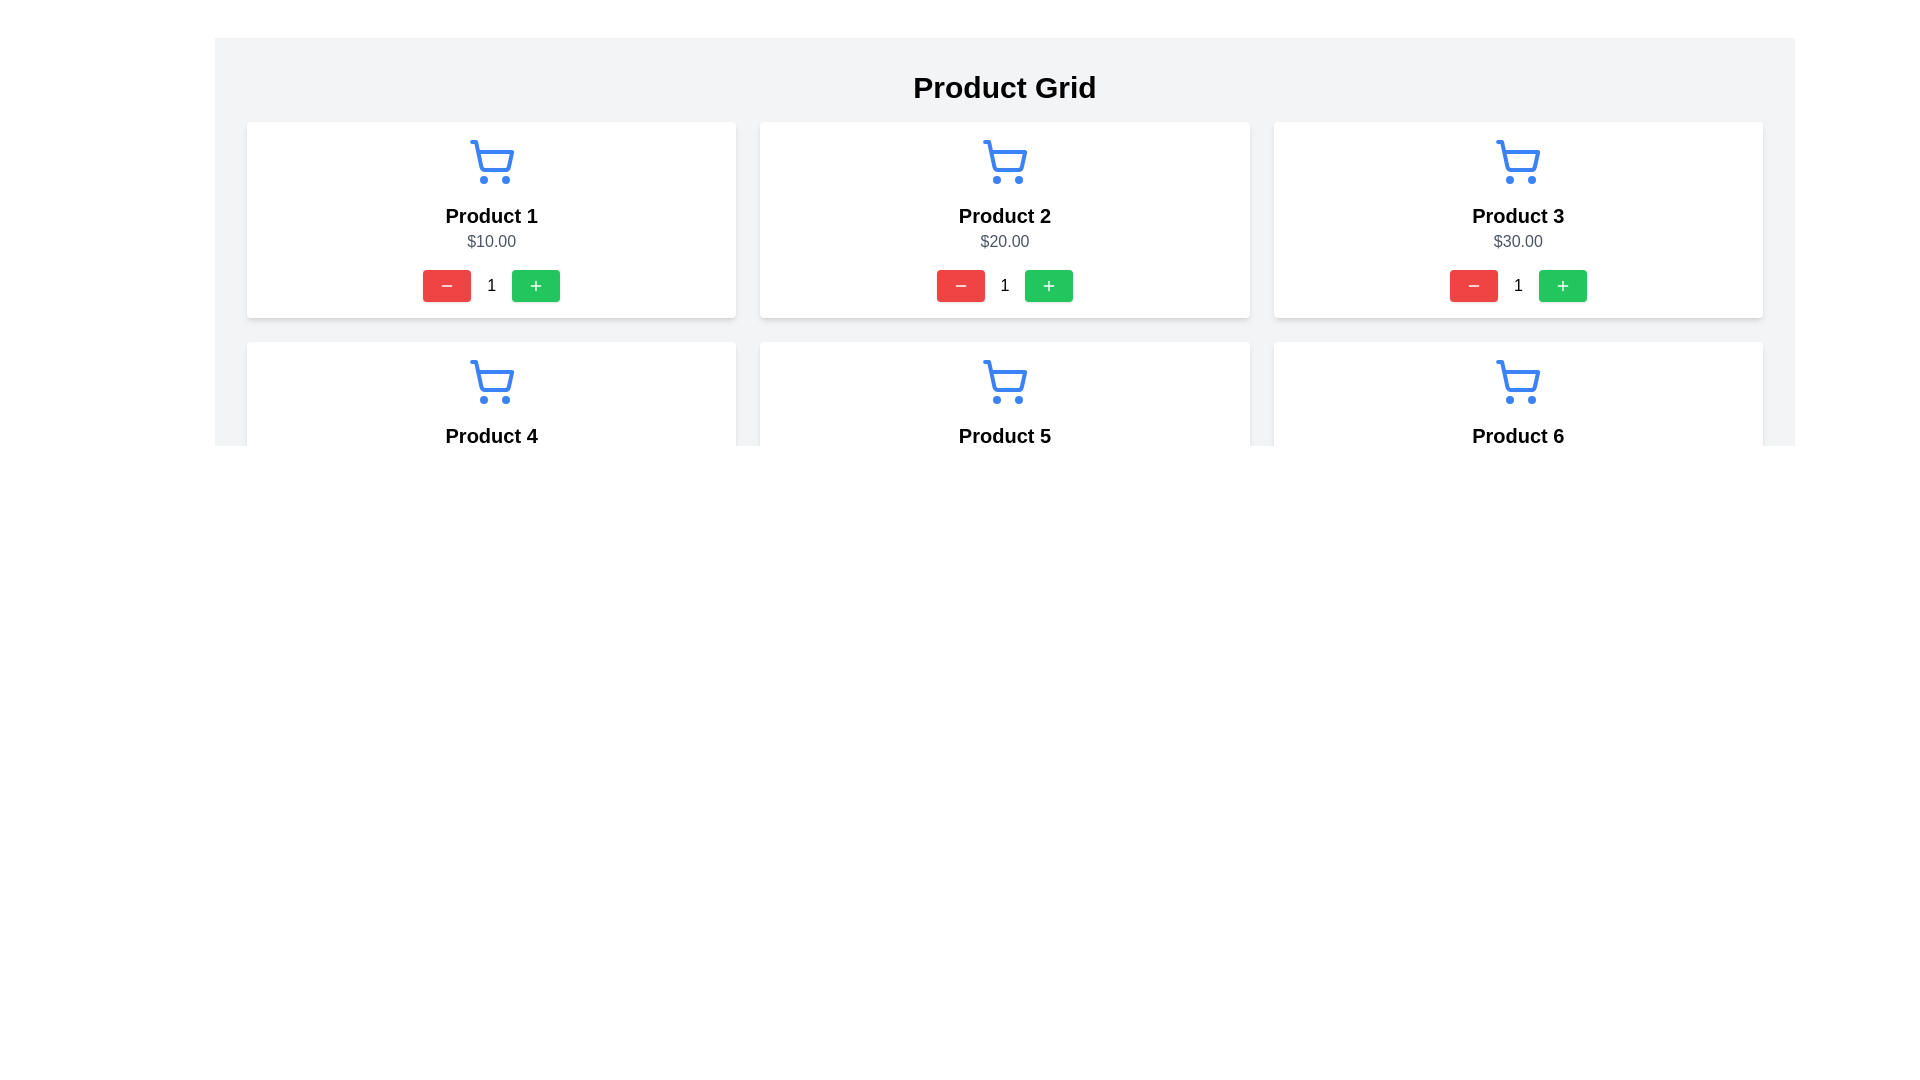 The image size is (1920, 1080). What do you see at coordinates (491, 161) in the screenshot?
I see `the shopping cart icon, which is a bright blue minimalist design located above the product title and price for 'Product 1'` at bounding box center [491, 161].